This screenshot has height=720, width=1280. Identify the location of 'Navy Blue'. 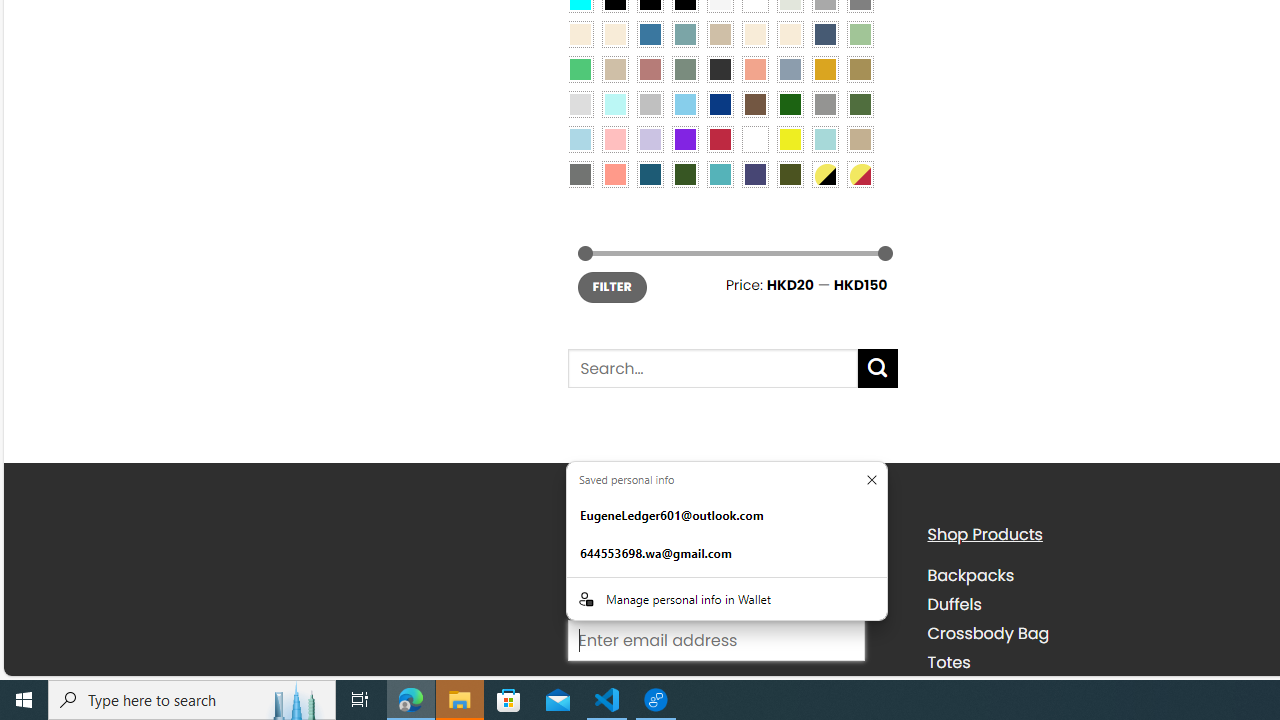
(720, 103).